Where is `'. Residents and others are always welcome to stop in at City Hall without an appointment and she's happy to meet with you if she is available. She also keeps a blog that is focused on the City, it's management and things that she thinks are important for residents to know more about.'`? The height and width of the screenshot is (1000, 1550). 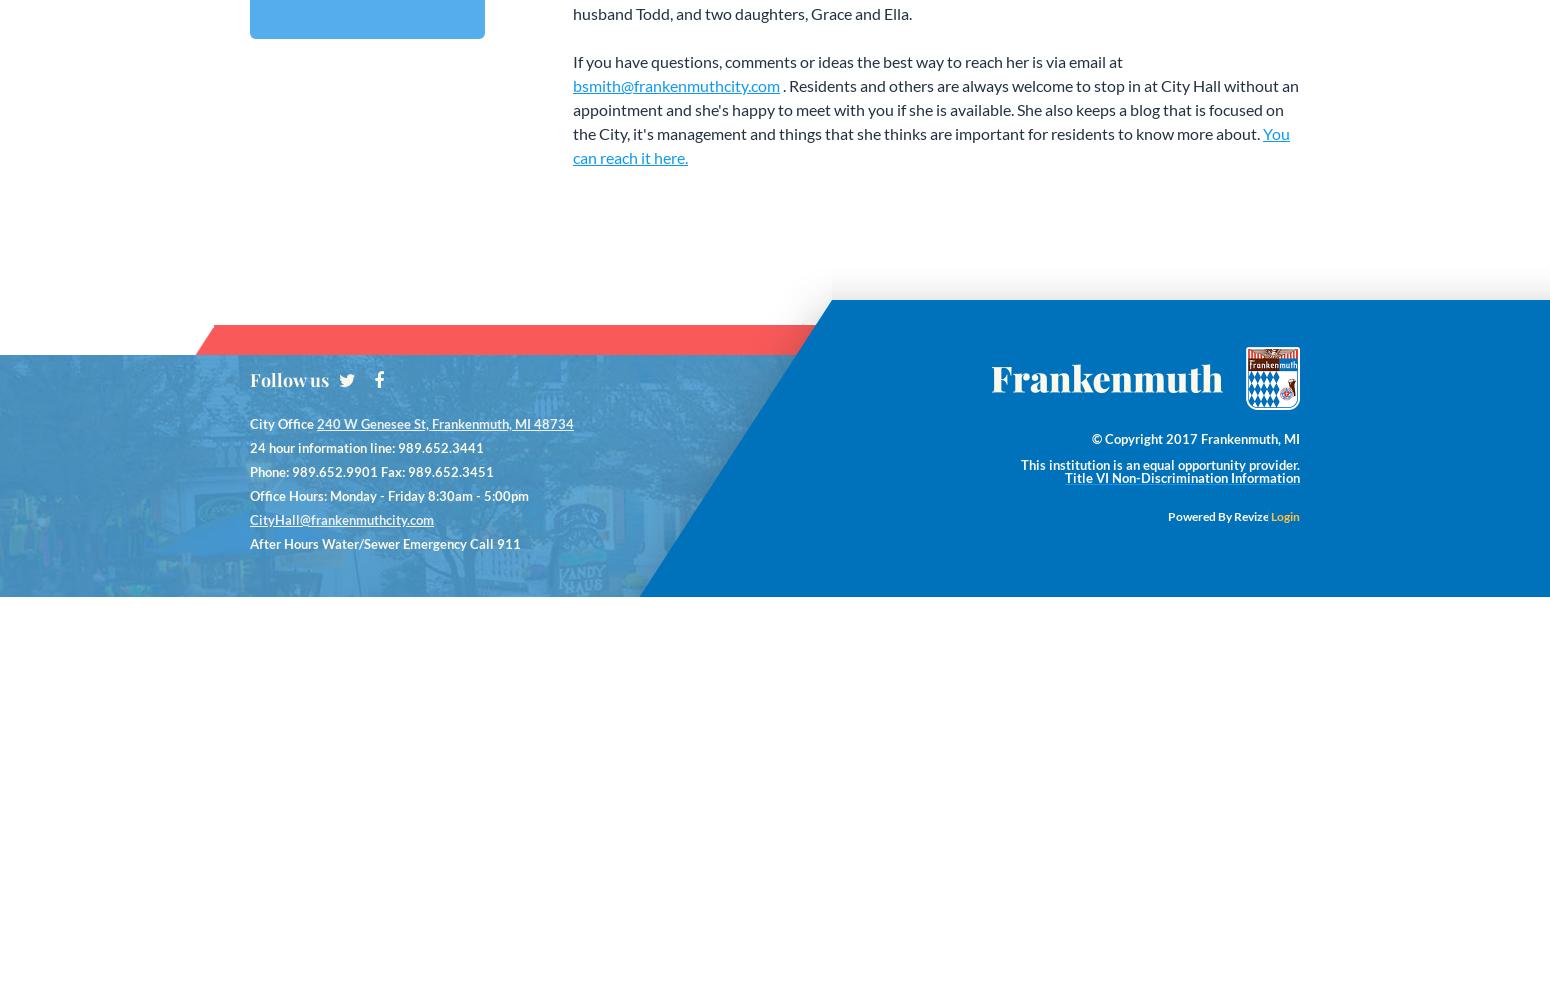
'. Residents and others are always welcome to stop in at City Hall without an appointment and she's happy to meet with you if she is available. She also keeps a blog that is focused on the City, it's management and things that she thinks are important for residents to know more about.' is located at coordinates (935, 108).